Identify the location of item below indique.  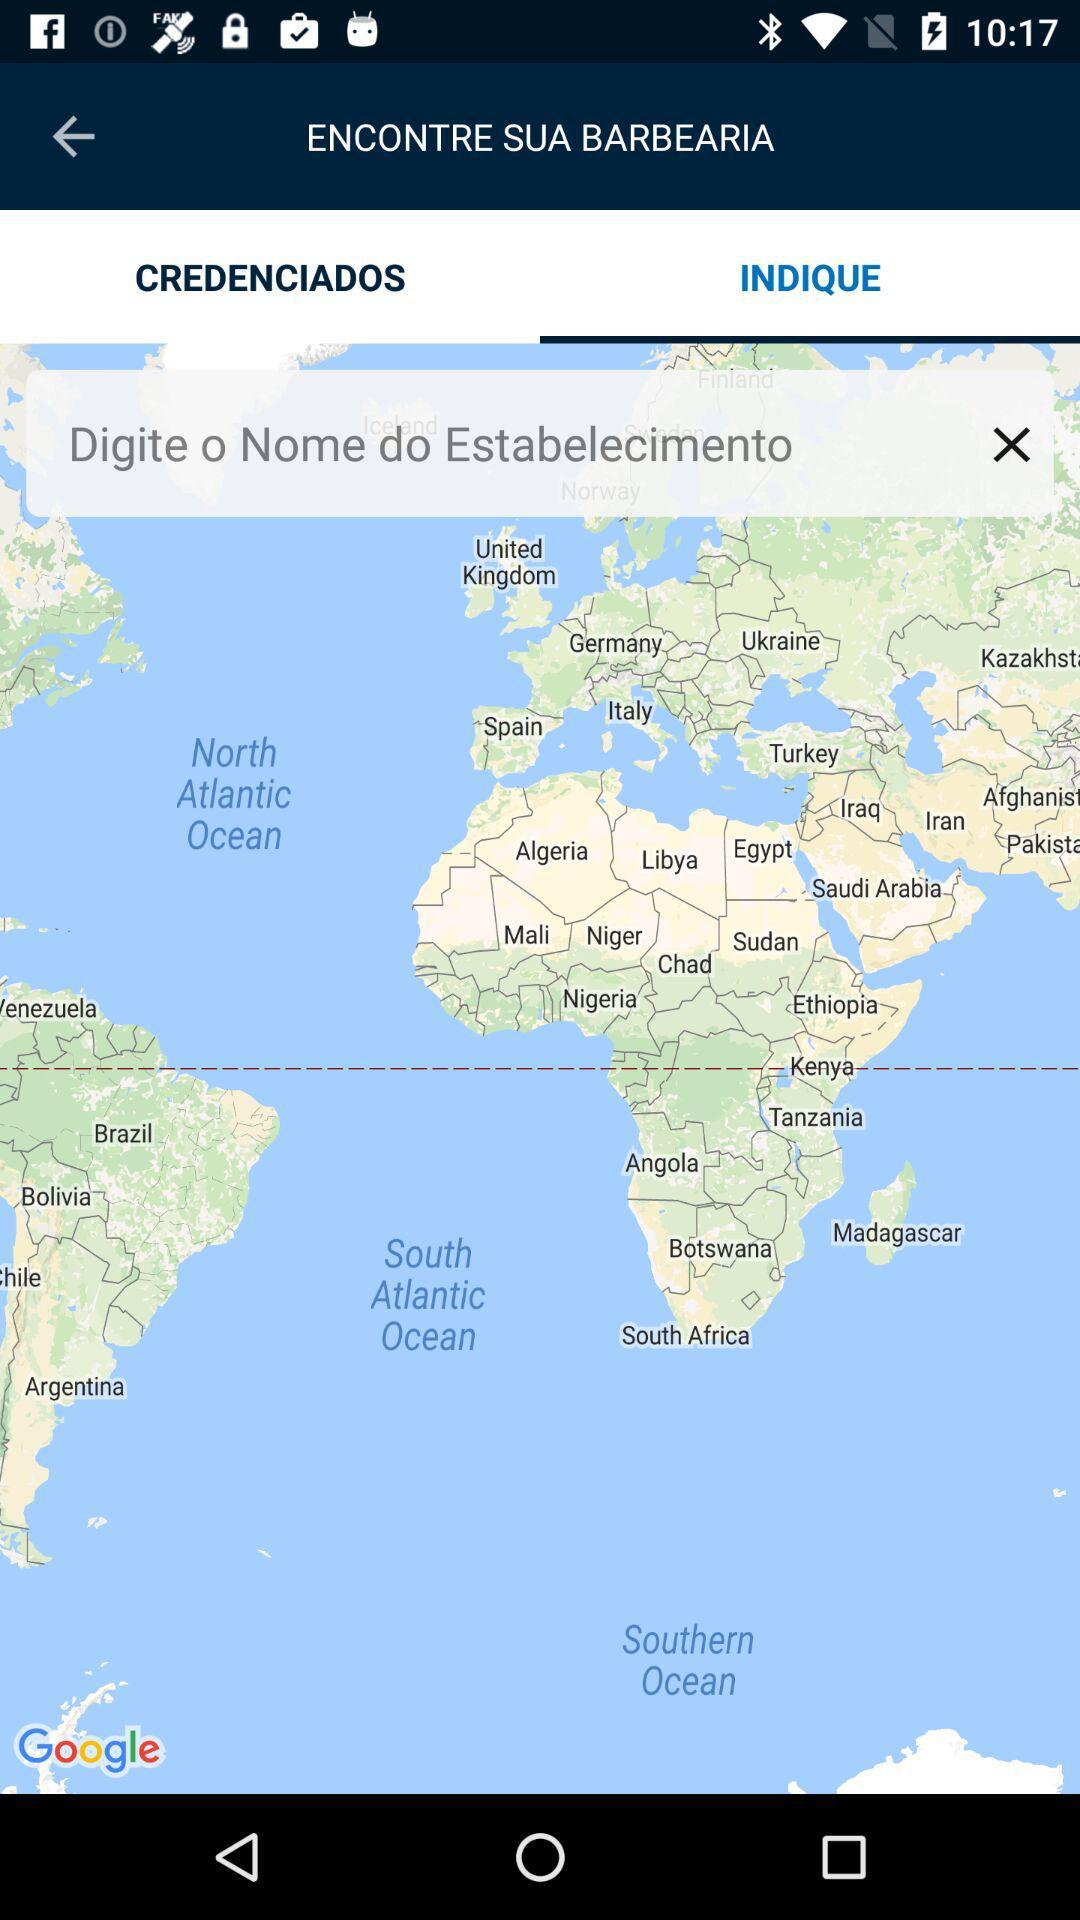
(1011, 443).